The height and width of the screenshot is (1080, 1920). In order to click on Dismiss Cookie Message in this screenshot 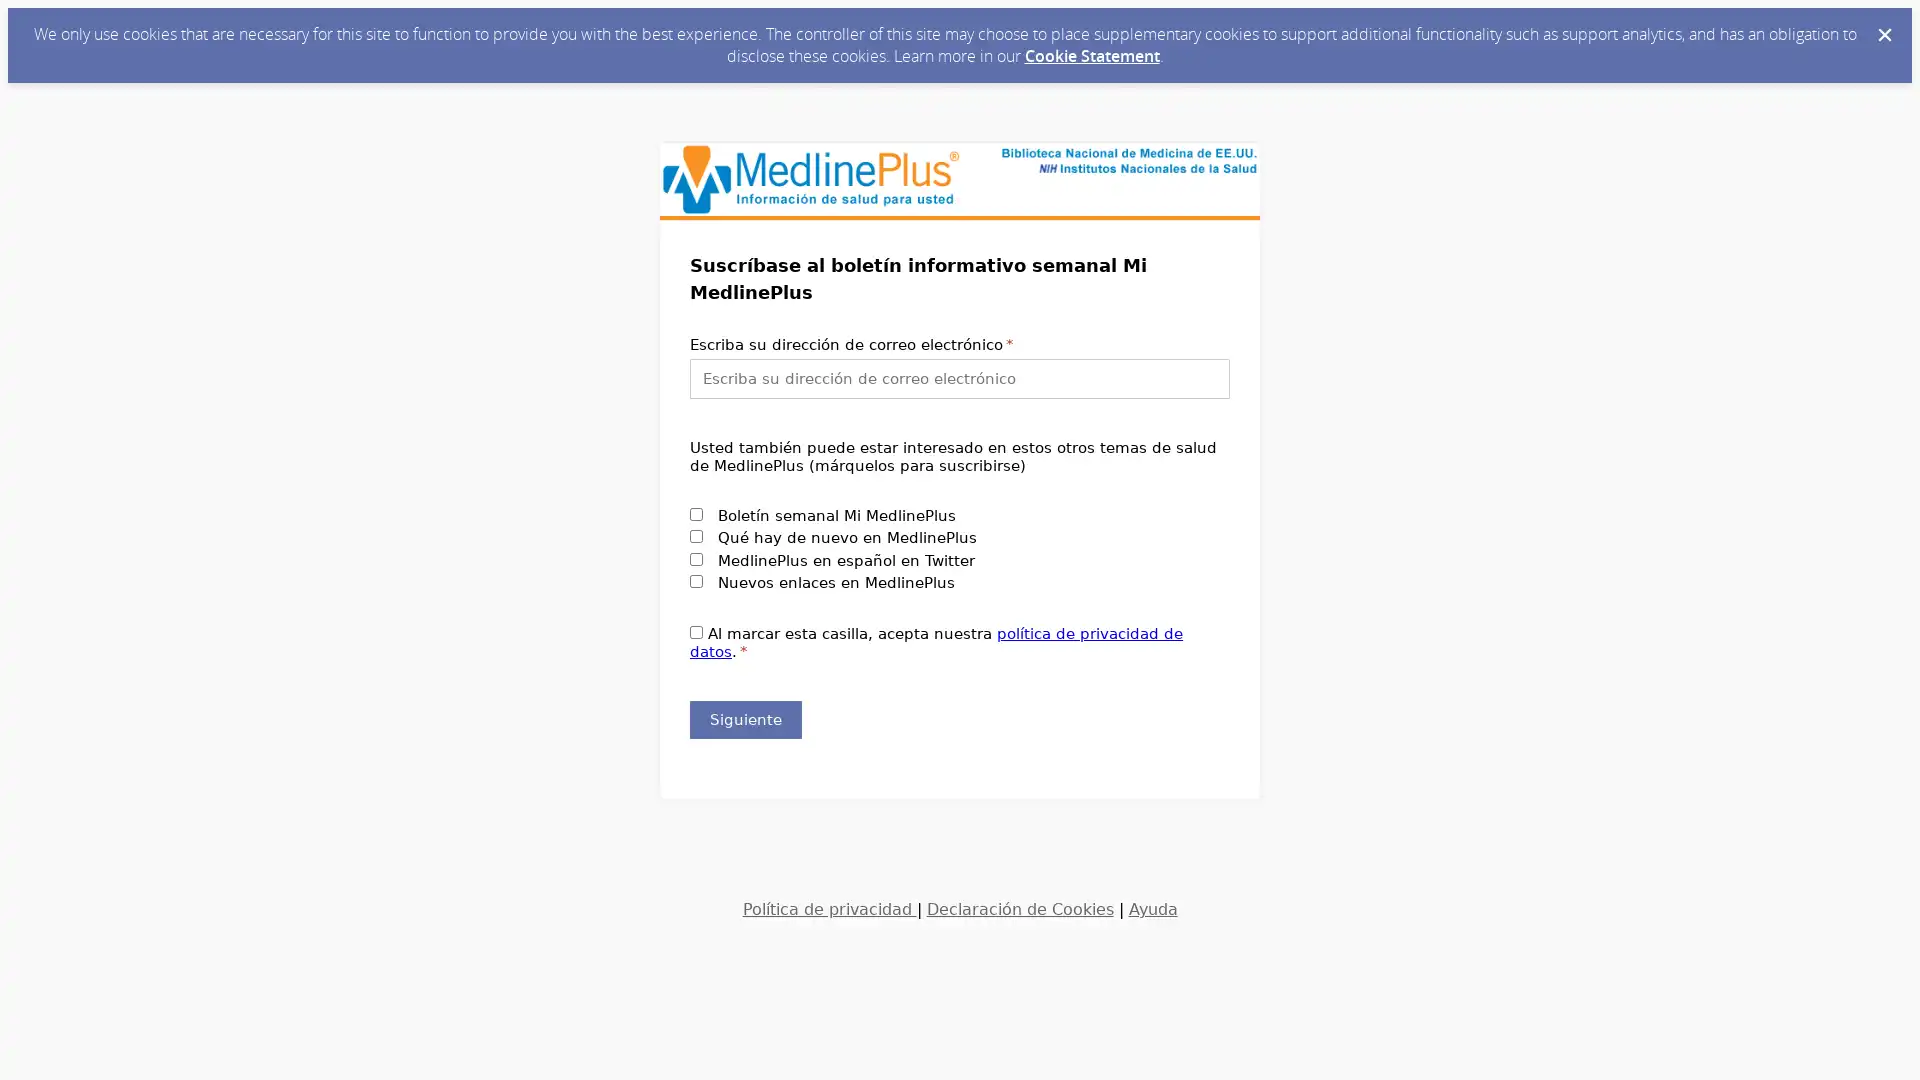, I will do `click(1884, 34)`.